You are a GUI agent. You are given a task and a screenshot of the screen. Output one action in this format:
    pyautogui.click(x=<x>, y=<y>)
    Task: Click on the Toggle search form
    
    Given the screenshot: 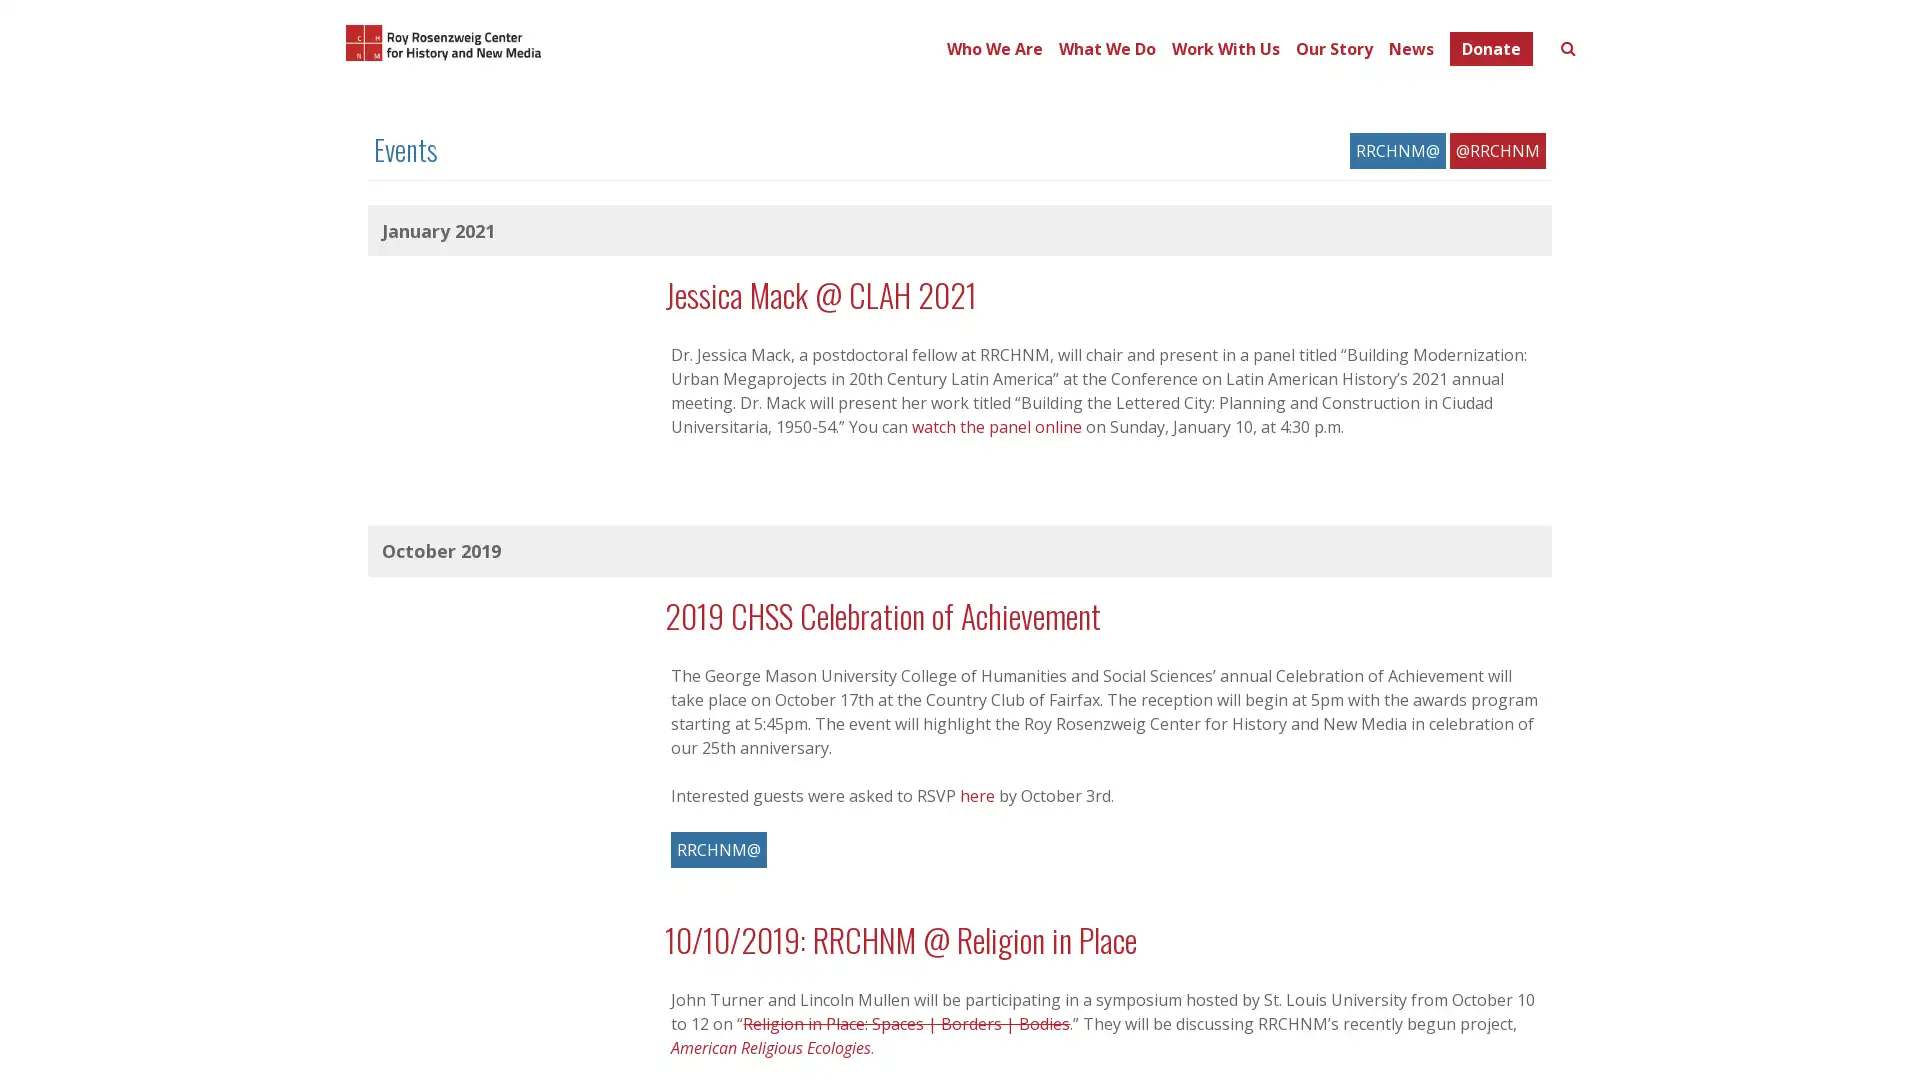 What is the action you would take?
    pyautogui.click(x=1567, y=47)
    